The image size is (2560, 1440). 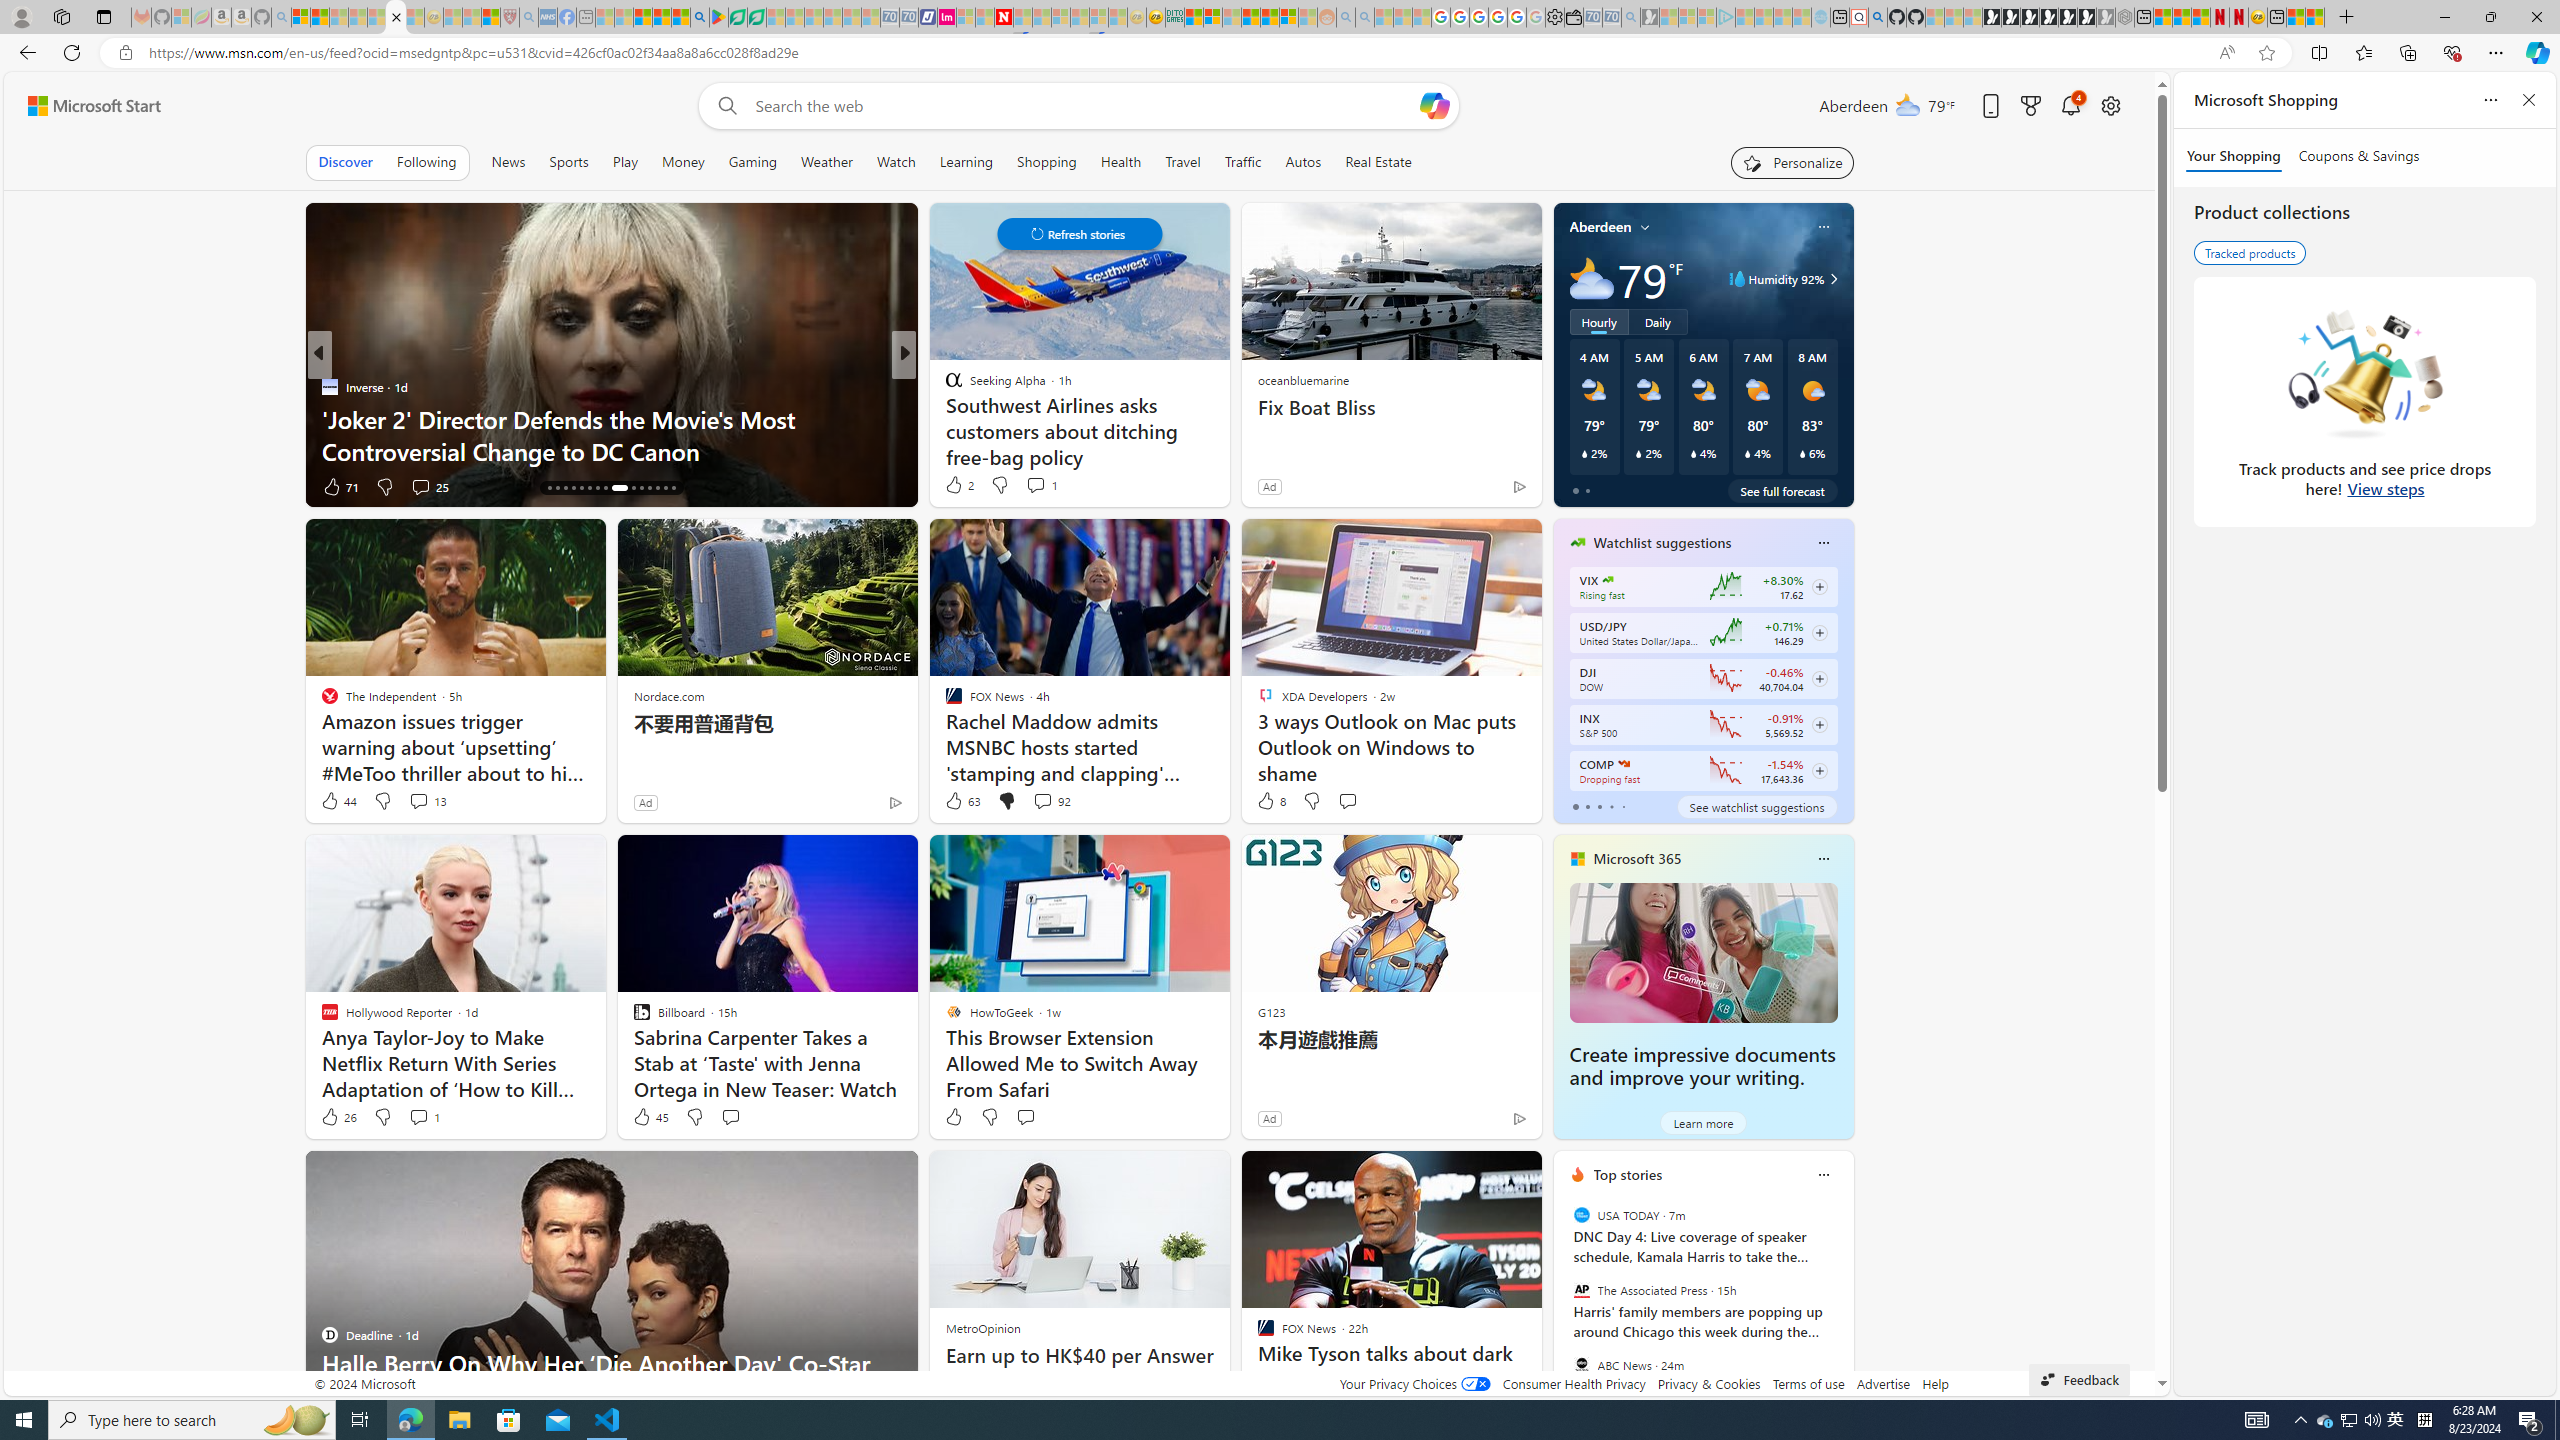 What do you see at coordinates (1040, 800) in the screenshot?
I see `'View comments 92 Comment'` at bounding box center [1040, 800].